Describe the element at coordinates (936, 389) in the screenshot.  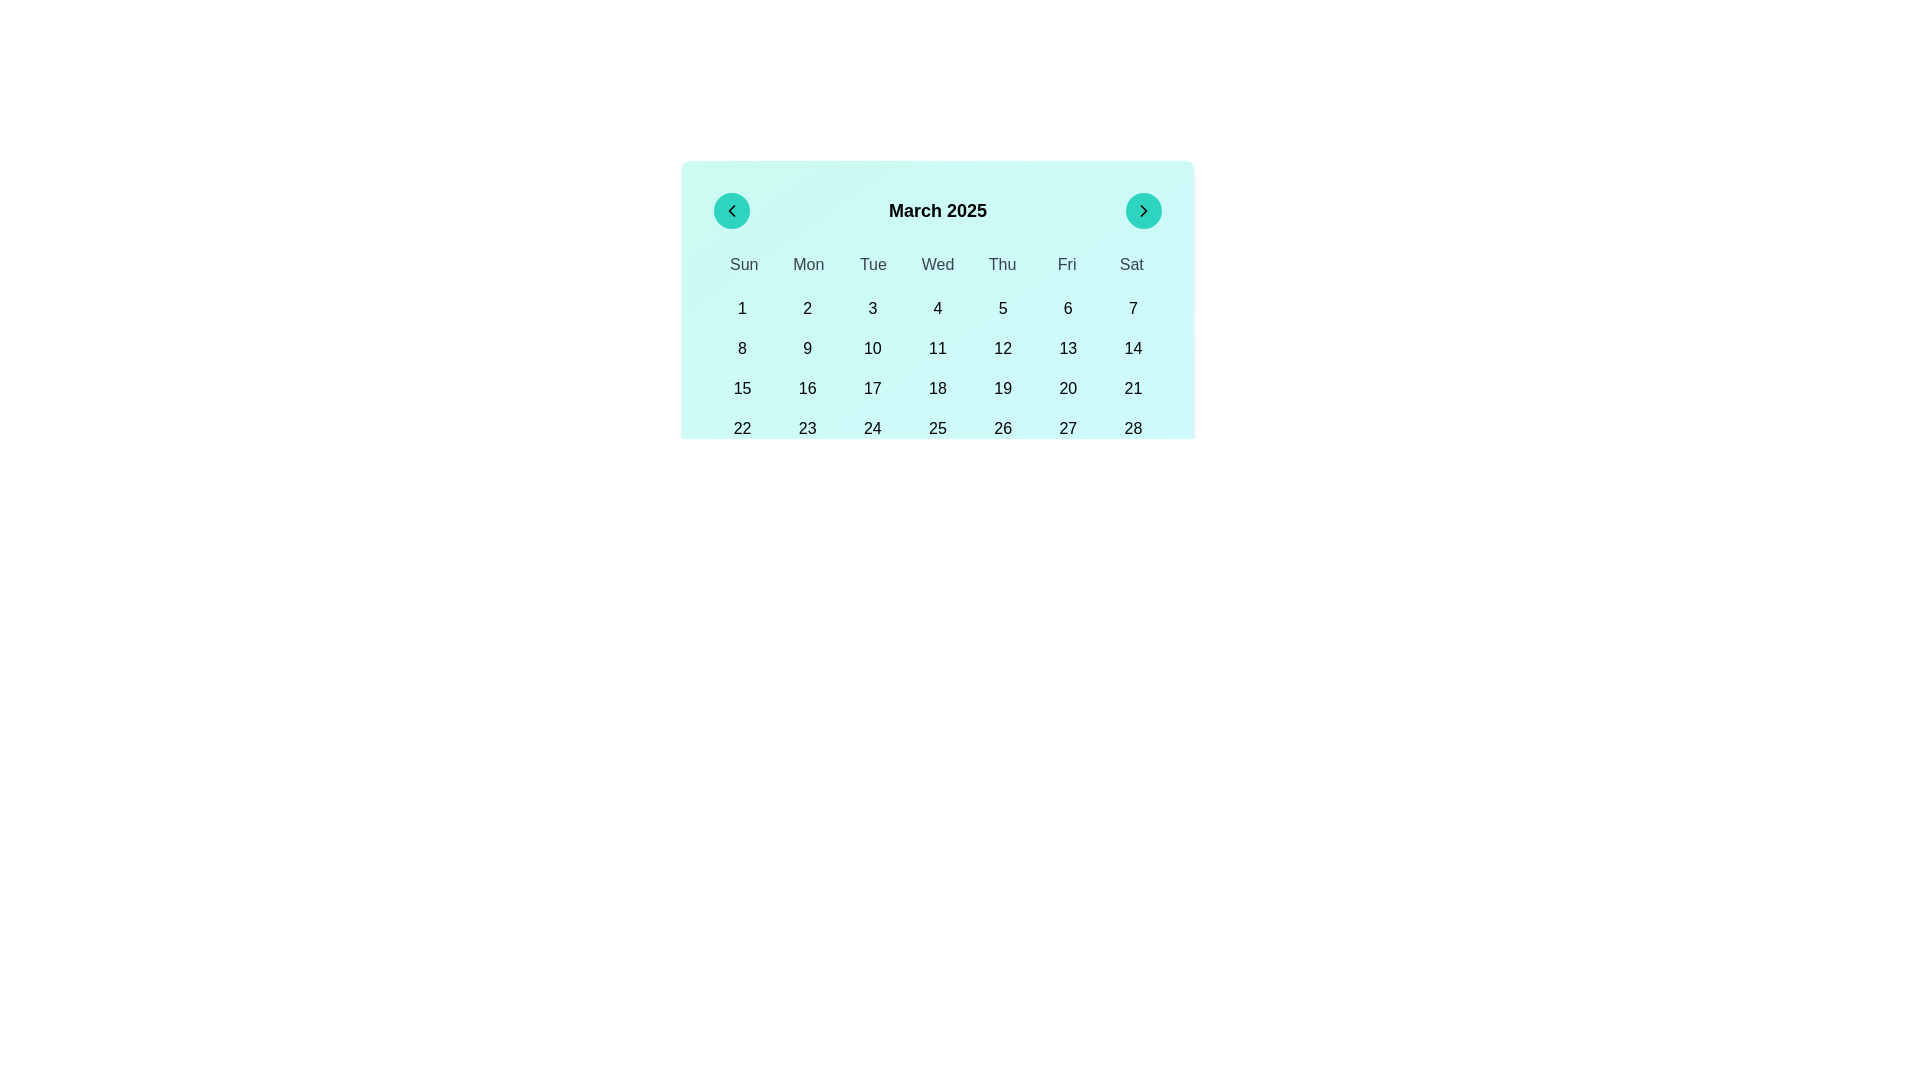
I see `the interactive text element representing the date '18' in the calendar view to observe styling changes` at that location.